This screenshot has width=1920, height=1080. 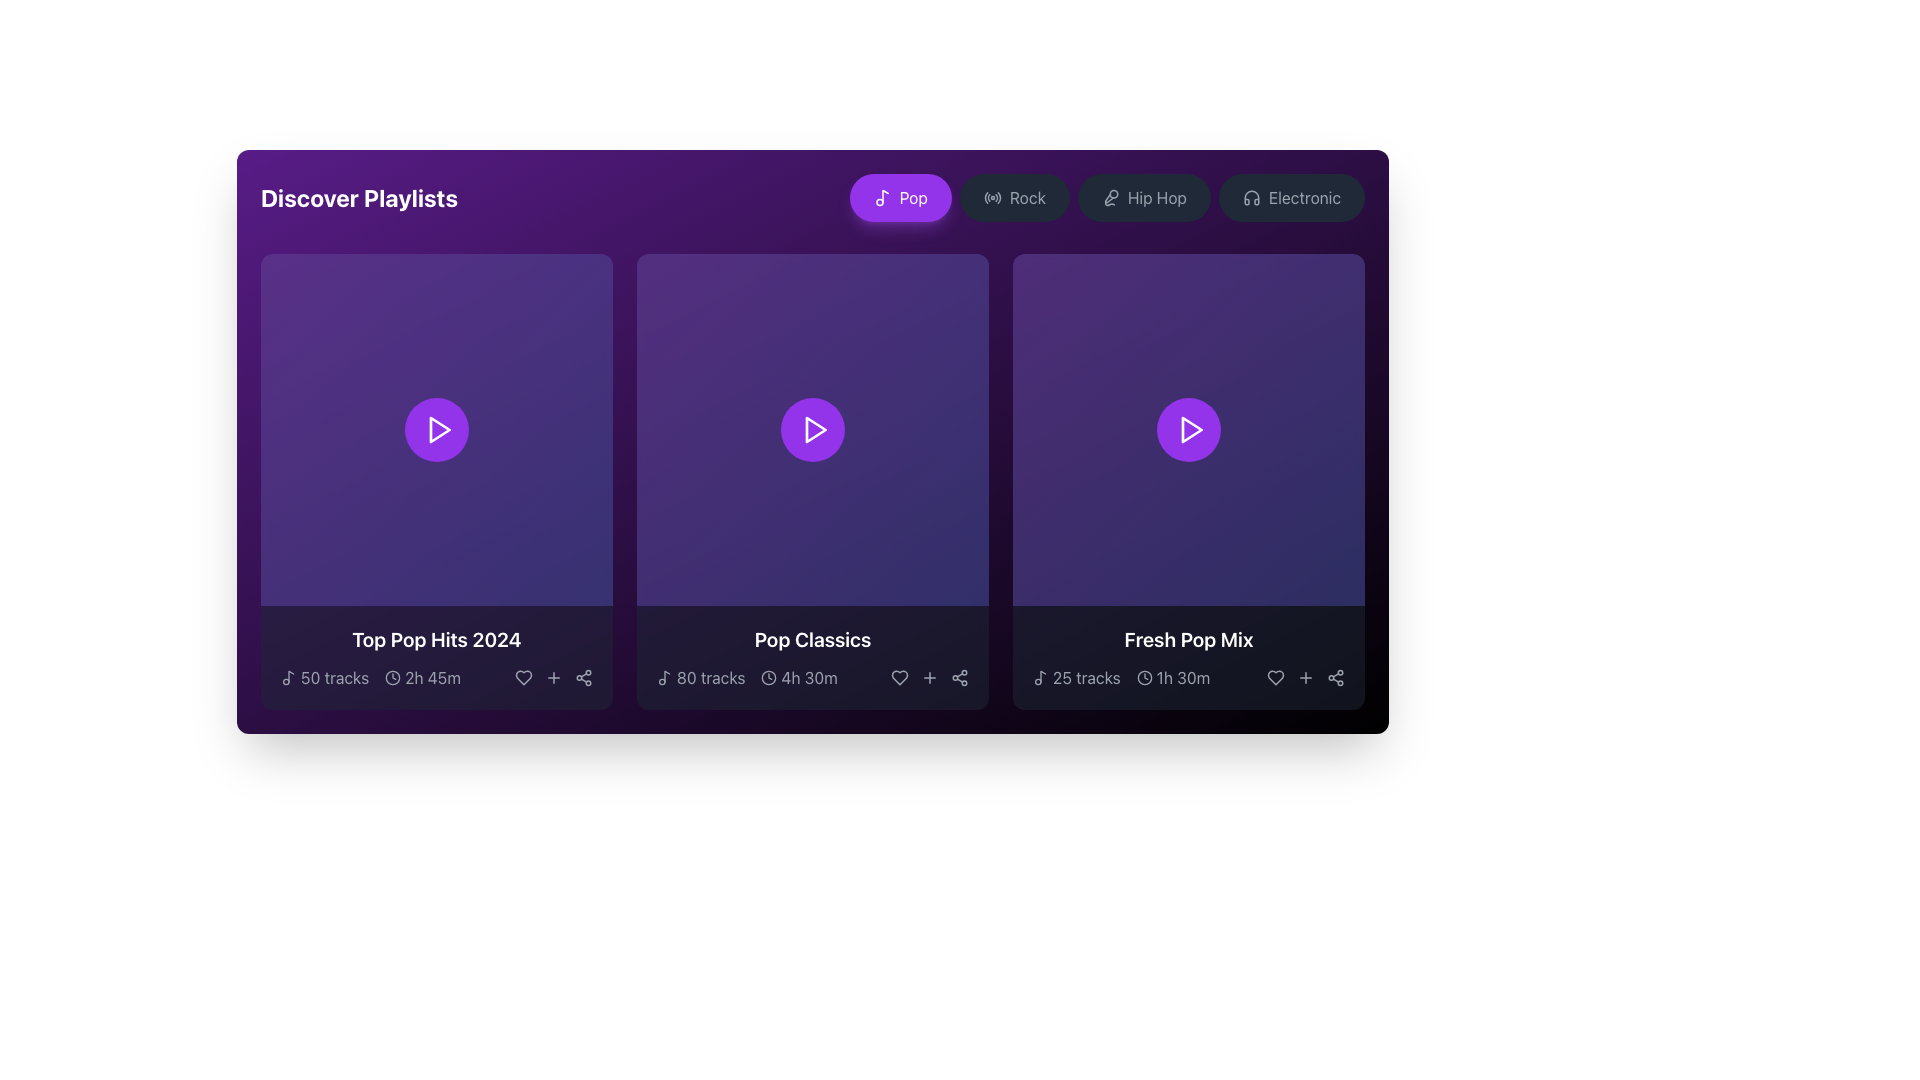 What do you see at coordinates (1192, 428) in the screenshot?
I see `the triangular play icon with a purple fill and pink stroke located in the third card from the left, above the title 'Fresh Pop Mix'` at bounding box center [1192, 428].